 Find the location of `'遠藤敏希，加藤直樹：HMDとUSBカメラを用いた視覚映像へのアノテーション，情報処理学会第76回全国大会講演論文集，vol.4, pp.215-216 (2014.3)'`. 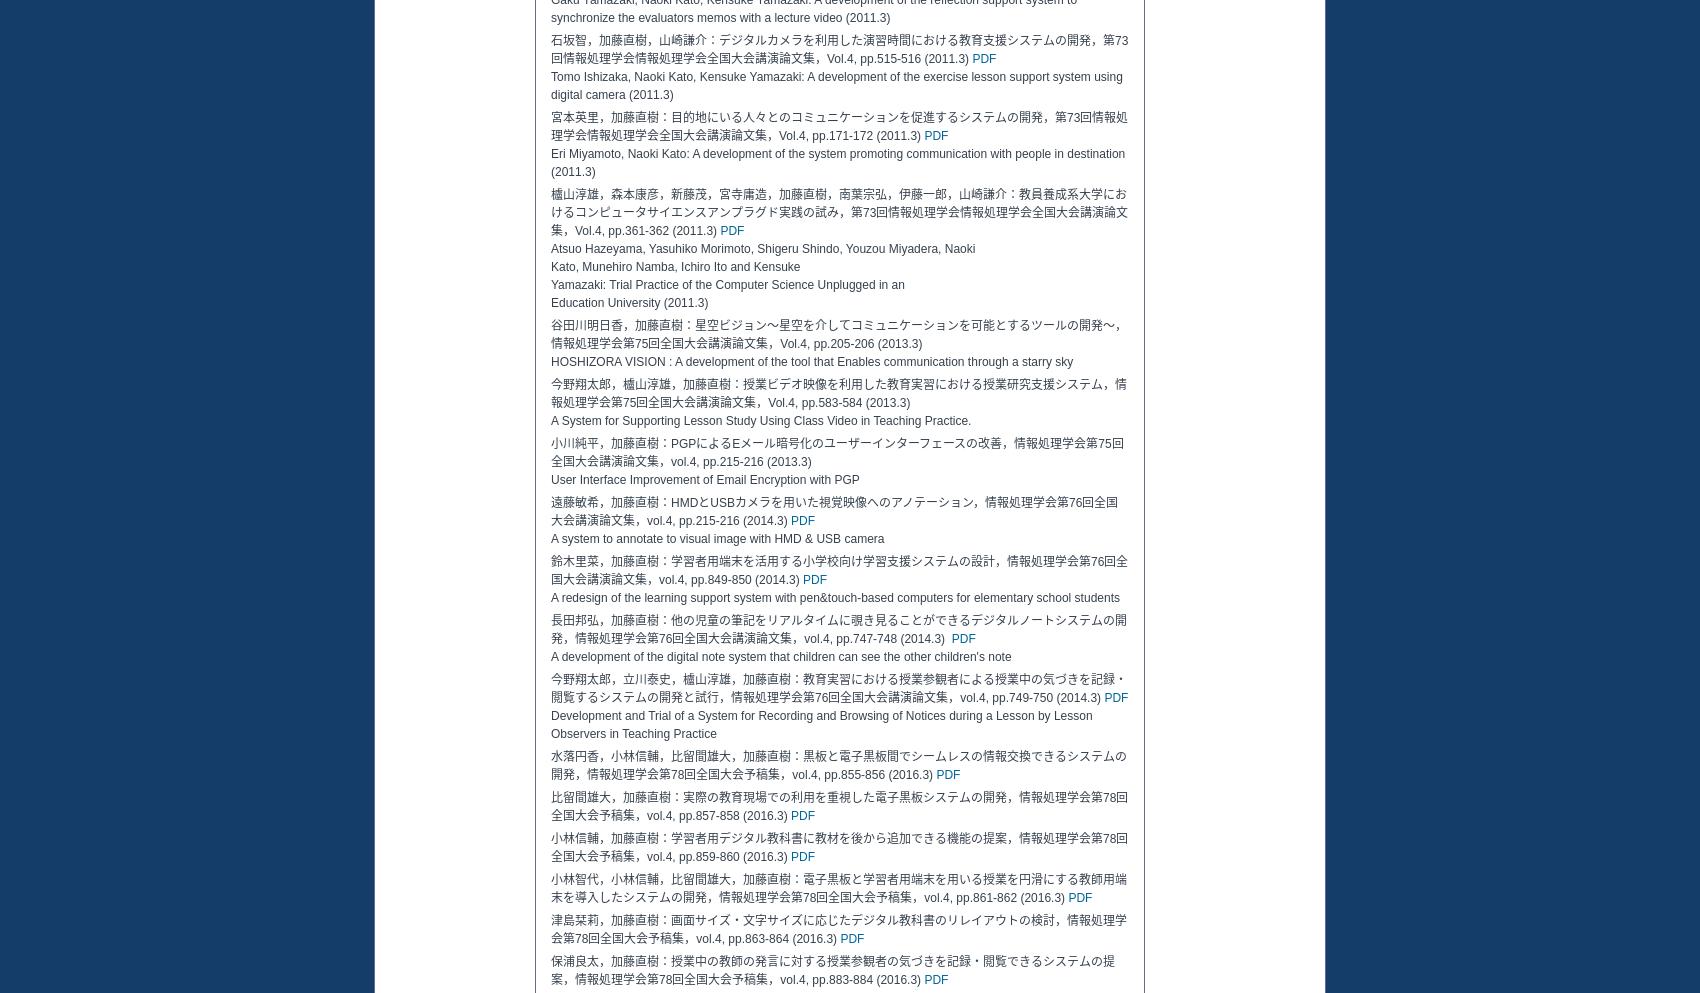

'遠藤敏希，加藤直樹：HMDとUSBカメラを用いた視覚映像へのアノテーション，情報処理学会第76回全国大会講演論文集，vol.4, pp.215-216 (2014.3)' is located at coordinates (833, 511).